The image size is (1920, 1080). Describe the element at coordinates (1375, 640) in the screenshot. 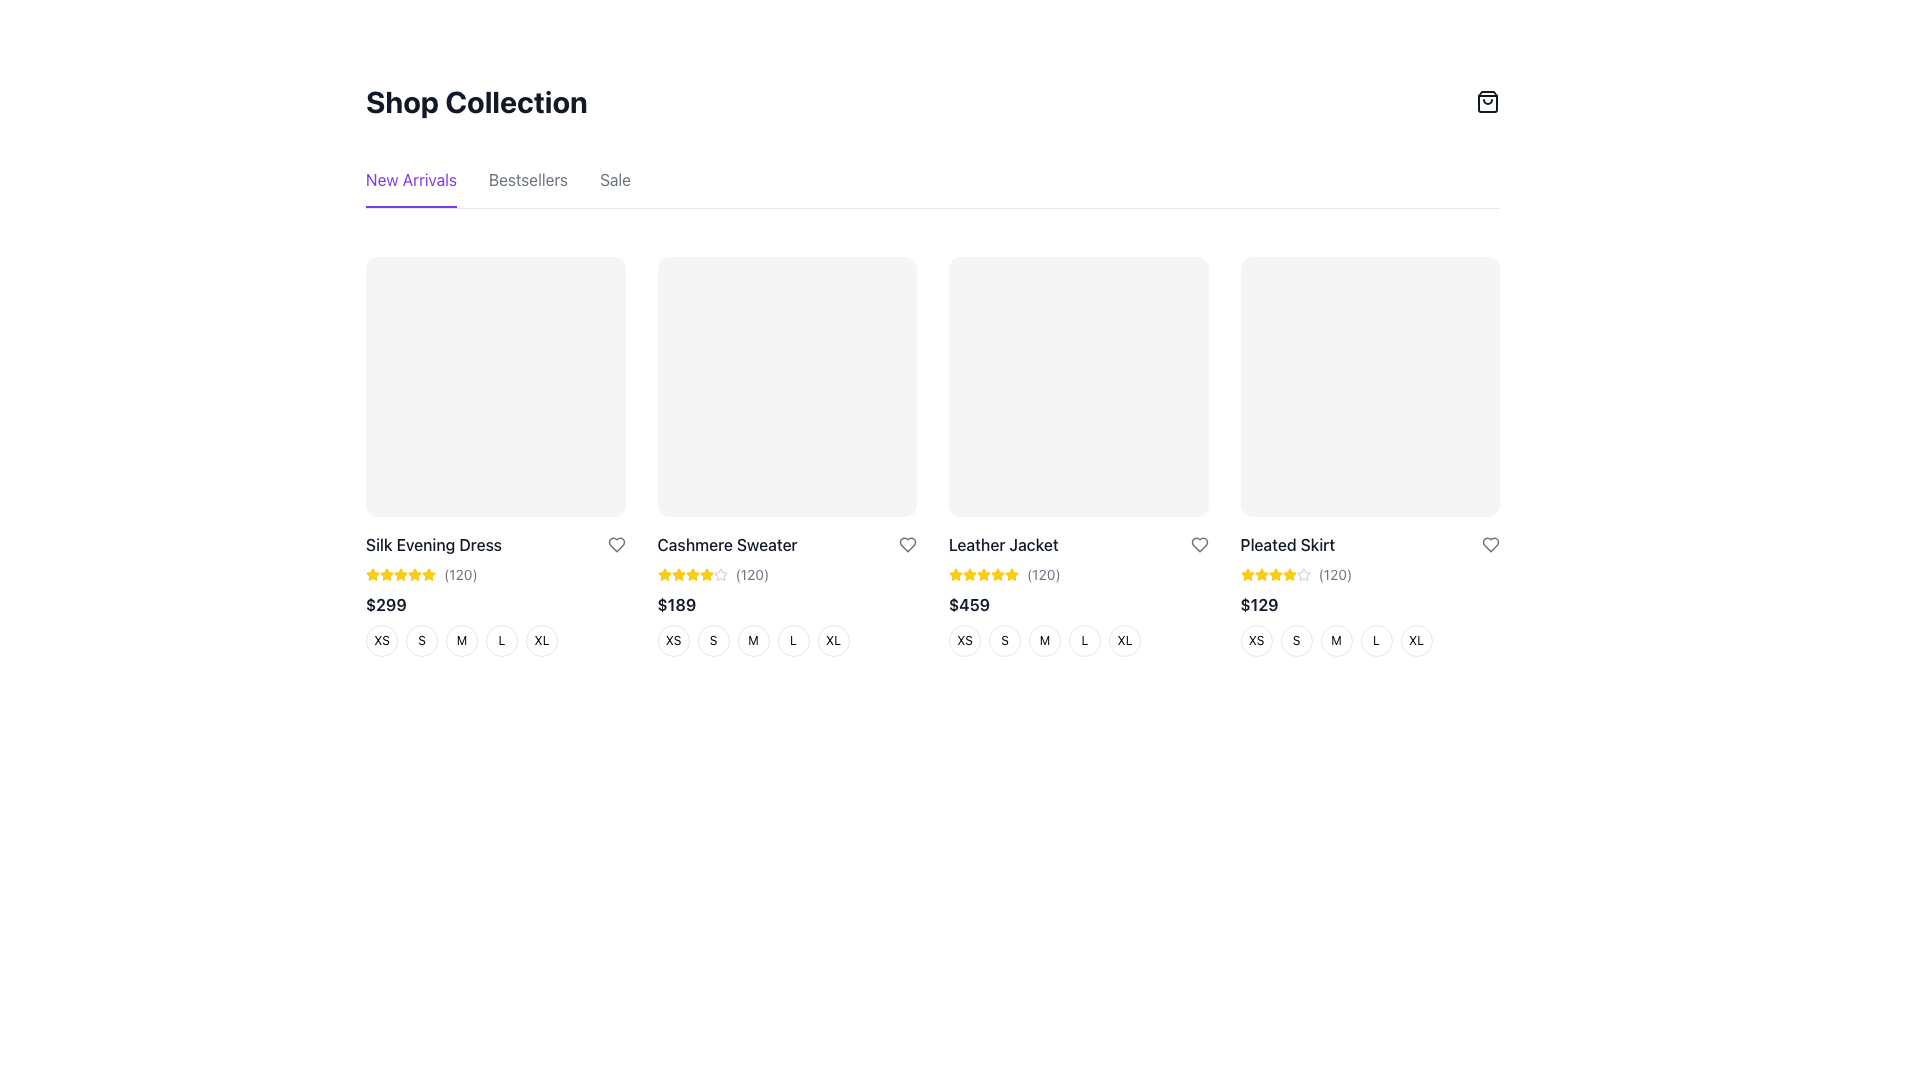

I see `the circular button labeled 'L', which is the fourth button in the size options row for the 'Pleated Skirt' item` at that location.